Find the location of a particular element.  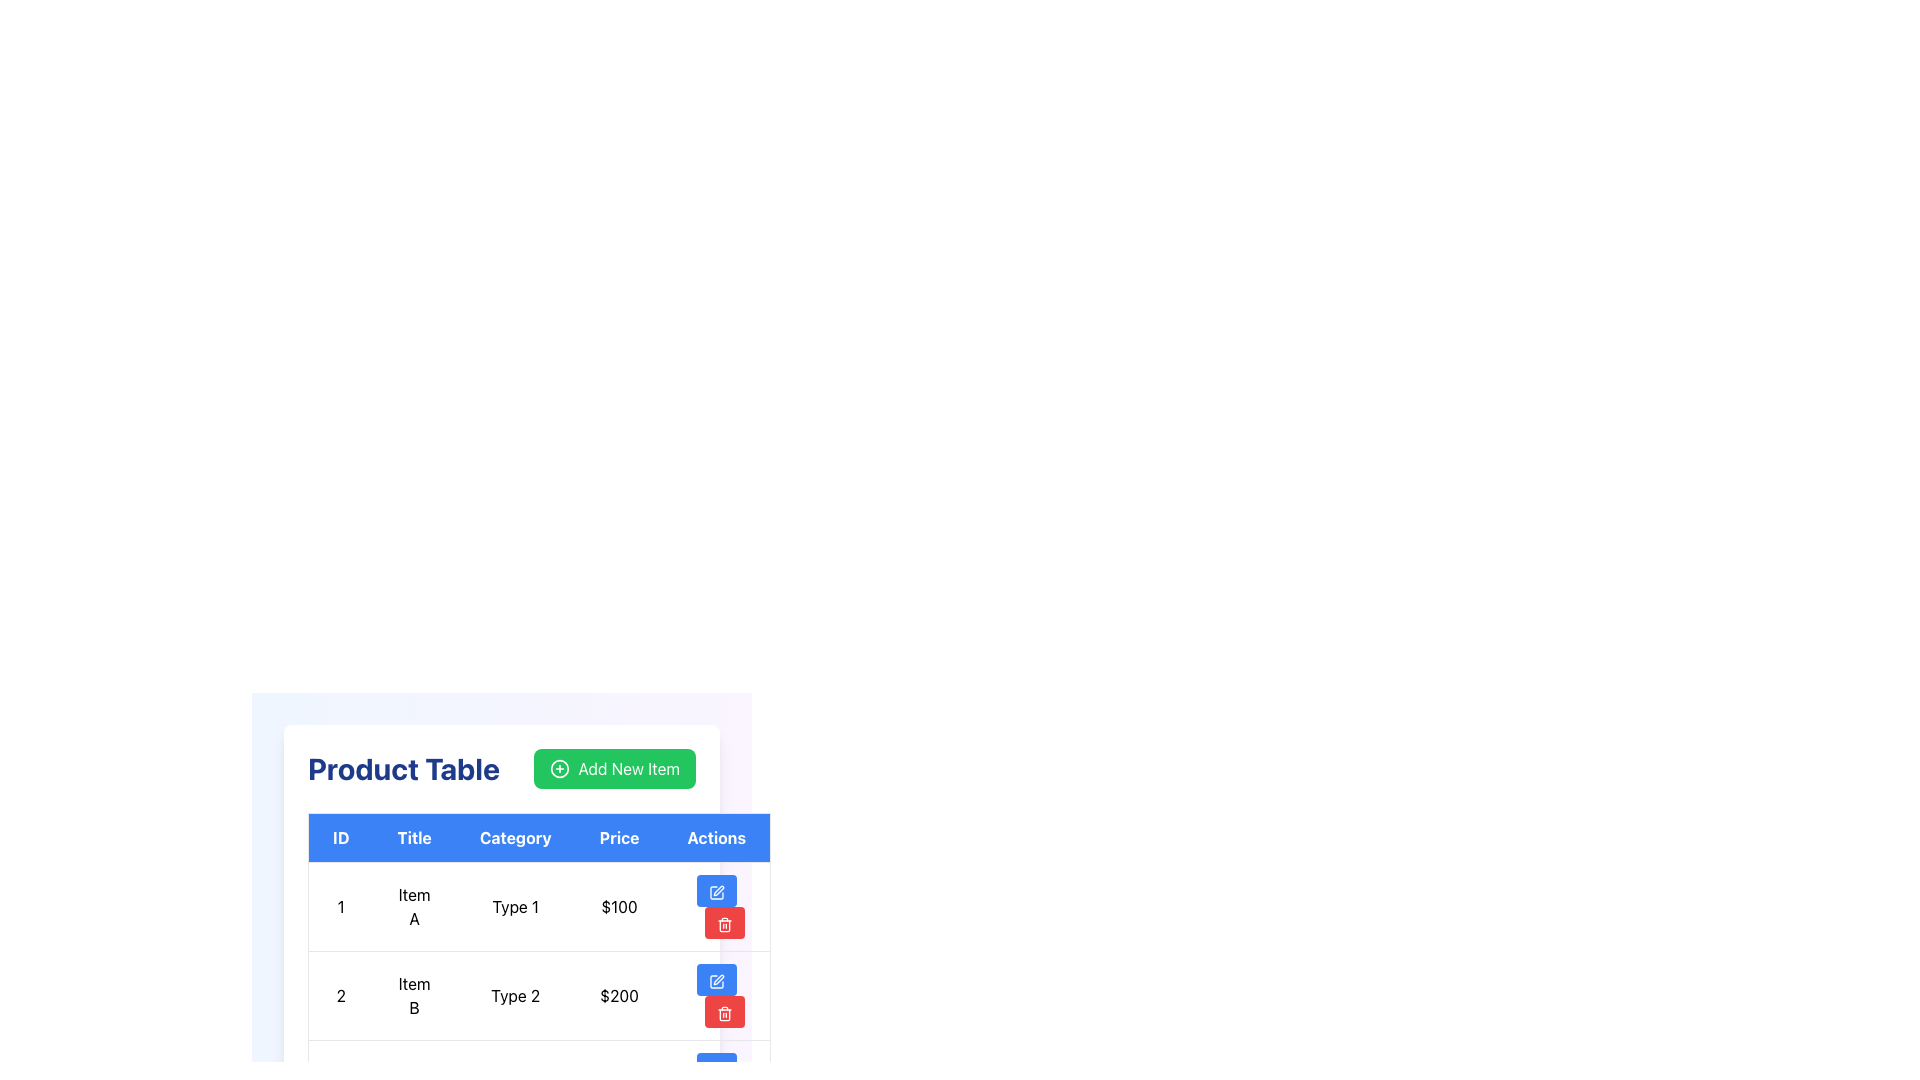

the blue button with a pencil icon in the first row of the actions column is located at coordinates (716, 890).